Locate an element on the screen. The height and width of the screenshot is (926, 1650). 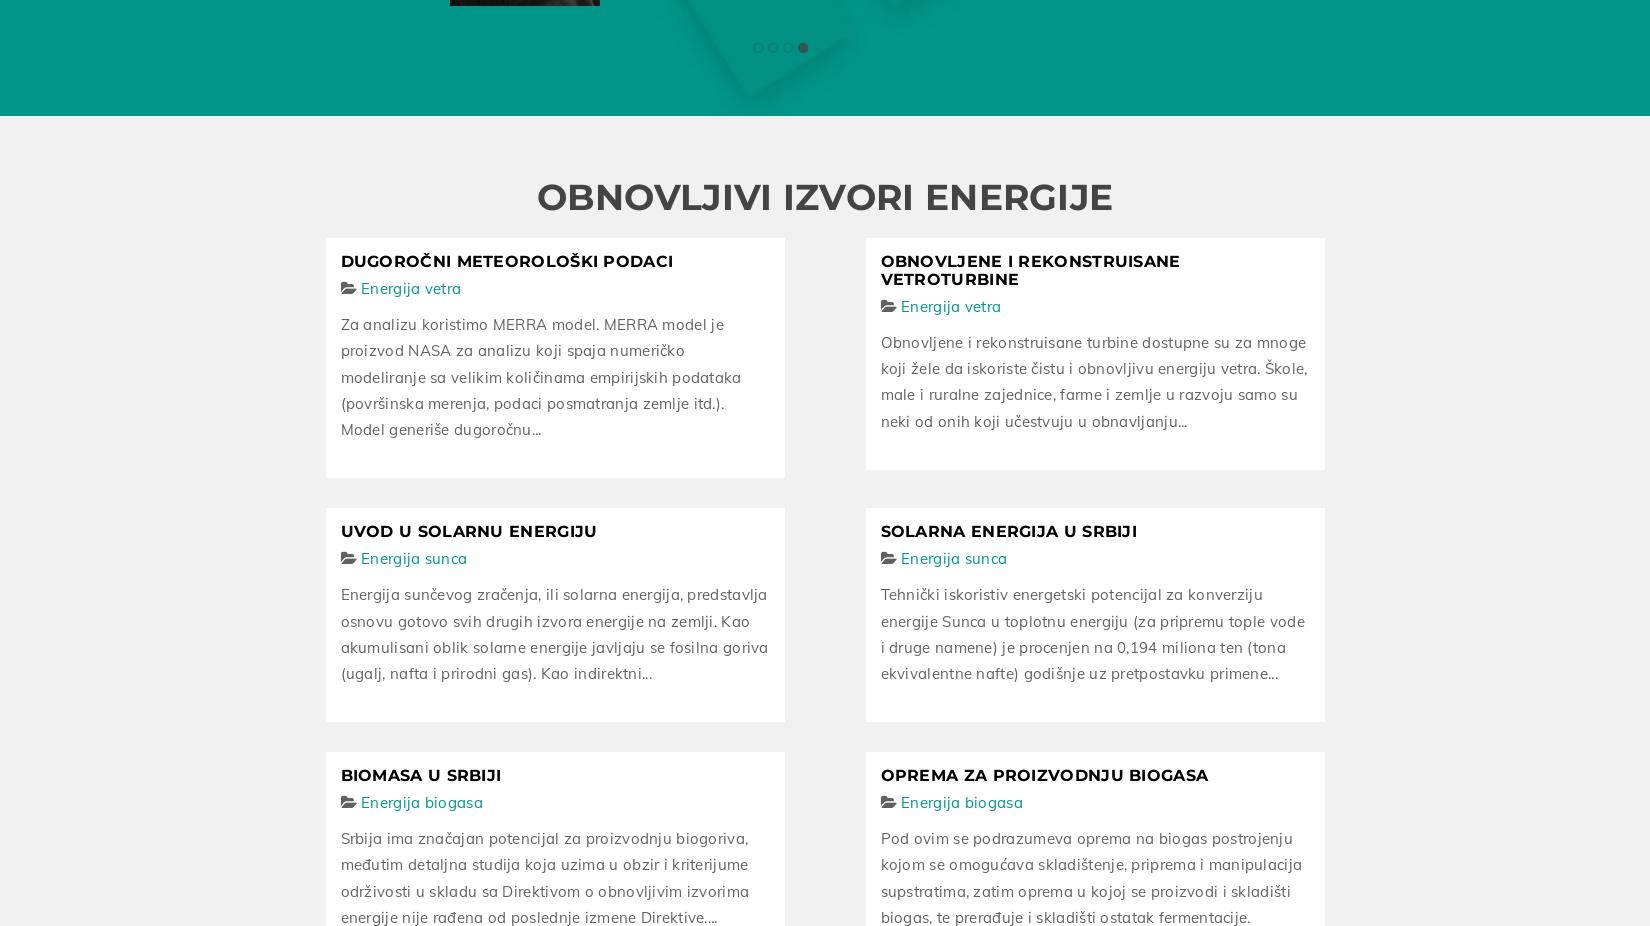
'Oprema za proizvodnju biogasa' is located at coordinates (1043, 771).